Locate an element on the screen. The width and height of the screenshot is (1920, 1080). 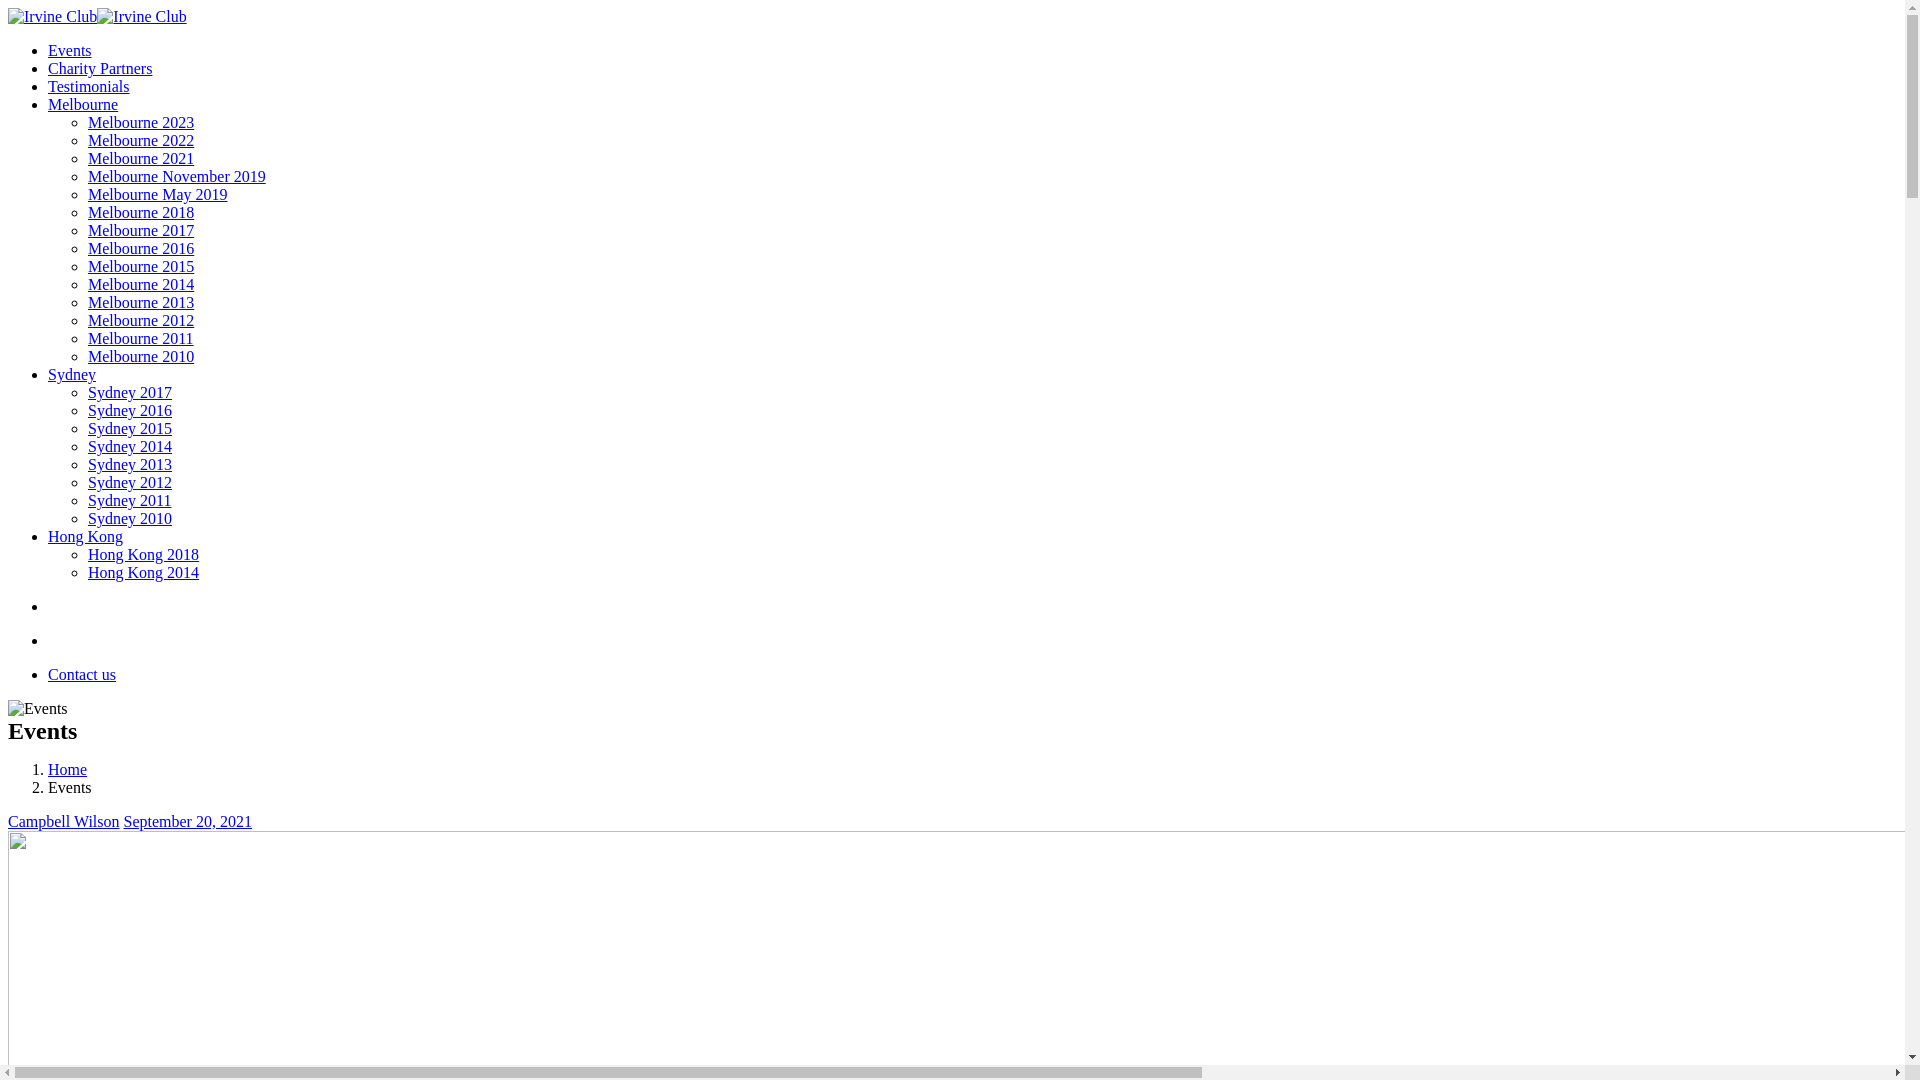
'Melbourne 2023' is located at coordinates (139, 122).